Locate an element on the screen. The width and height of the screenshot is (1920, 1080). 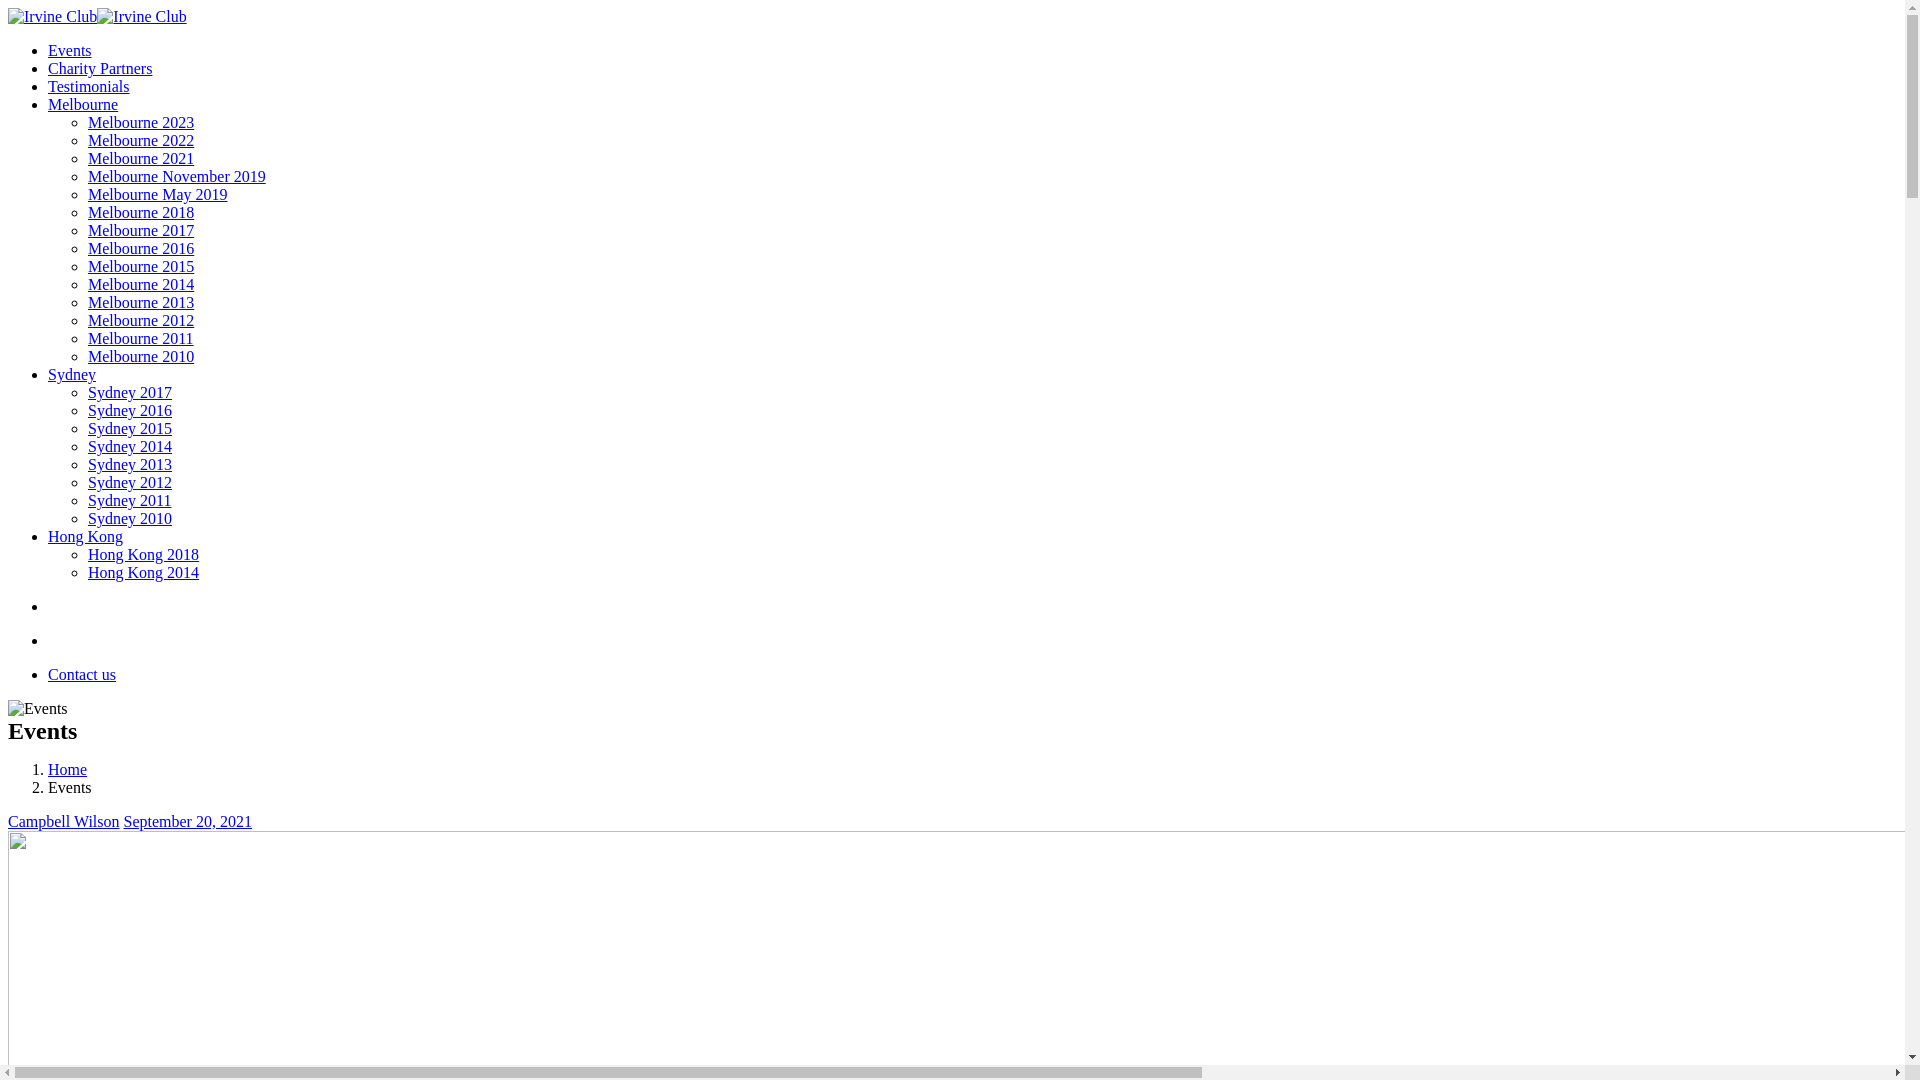
'Melbourne 2023' is located at coordinates (139, 122).